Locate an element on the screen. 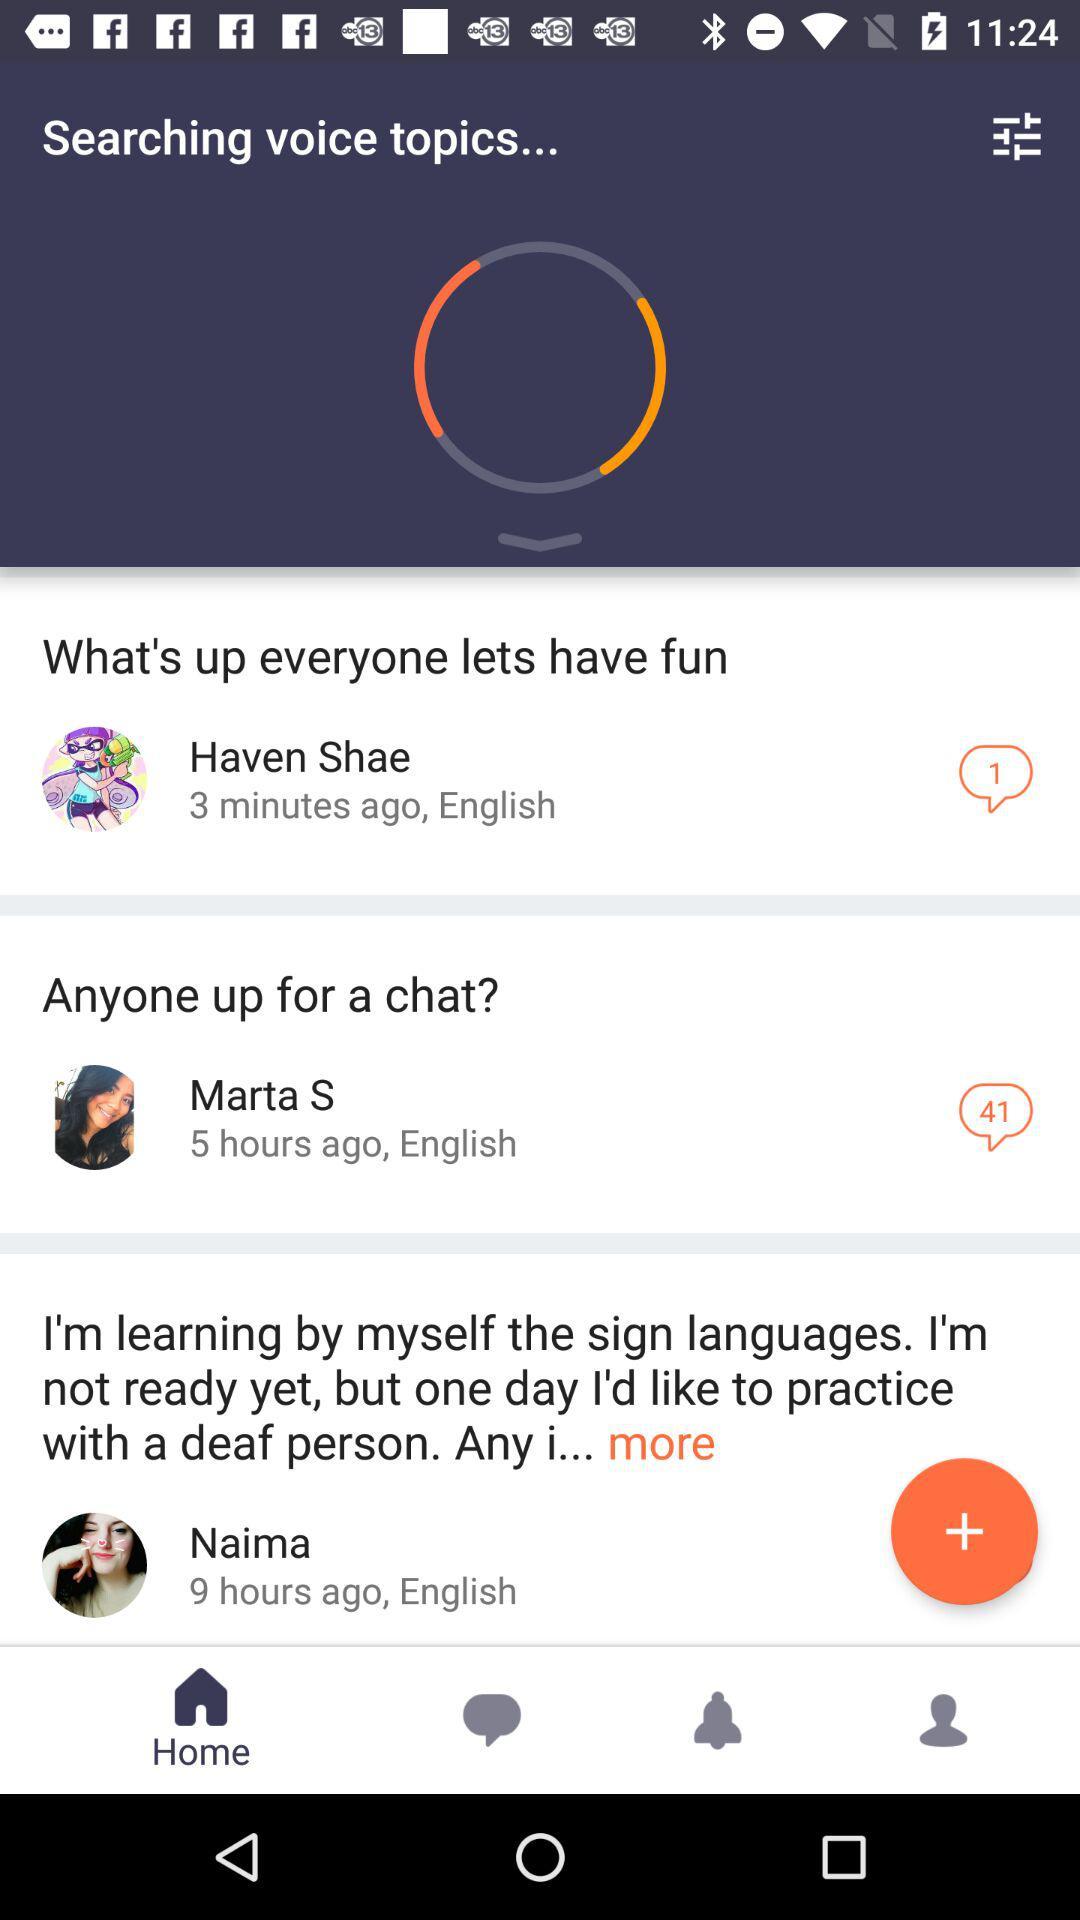 This screenshot has height=1920, width=1080. open the menu is located at coordinates (540, 546).